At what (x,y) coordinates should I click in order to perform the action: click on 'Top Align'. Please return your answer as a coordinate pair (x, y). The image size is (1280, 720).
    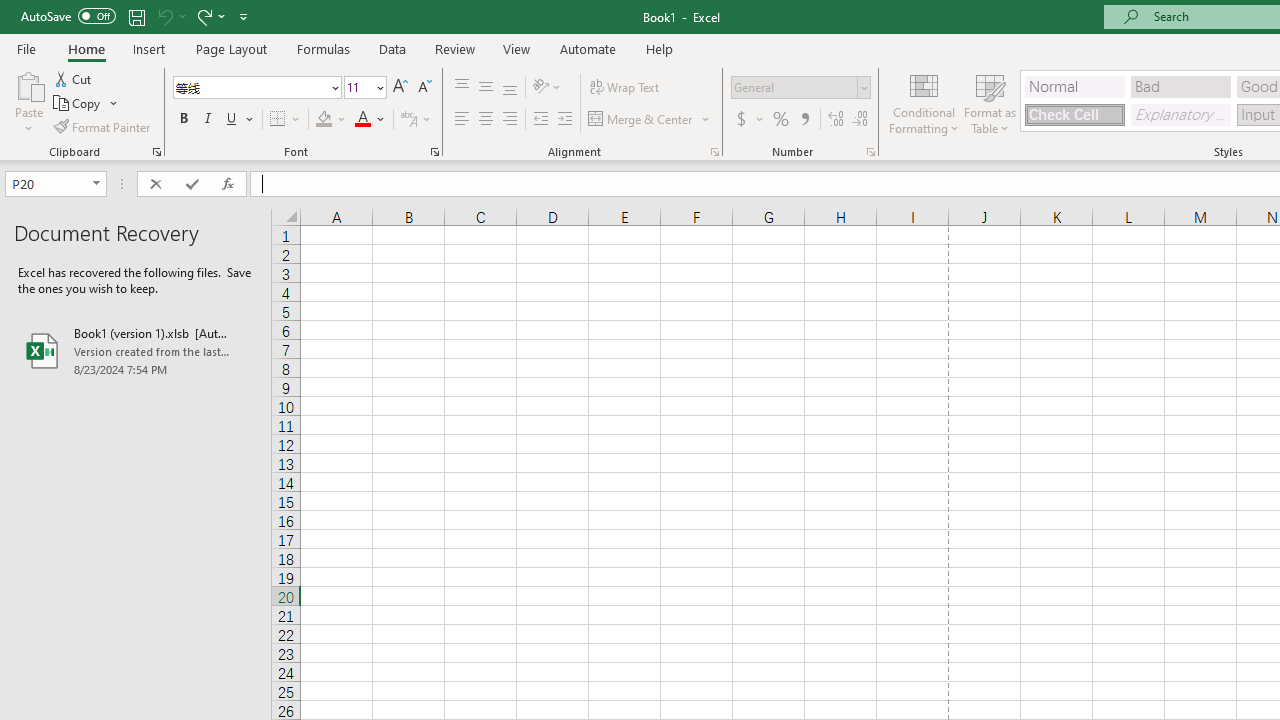
    Looking at the image, I should click on (461, 86).